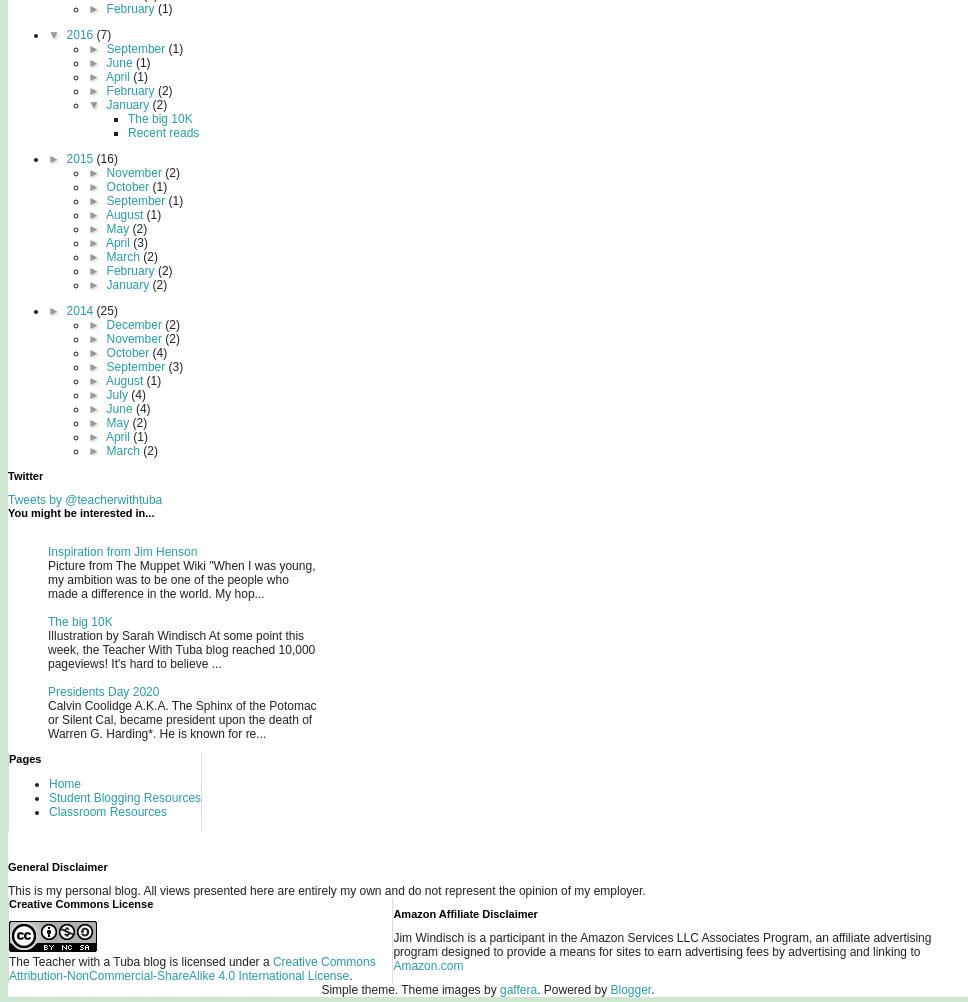 Image resolution: width=968 pixels, height=1002 pixels. What do you see at coordinates (163, 130) in the screenshot?
I see `'Recent reads'` at bounding box center [163, 130].